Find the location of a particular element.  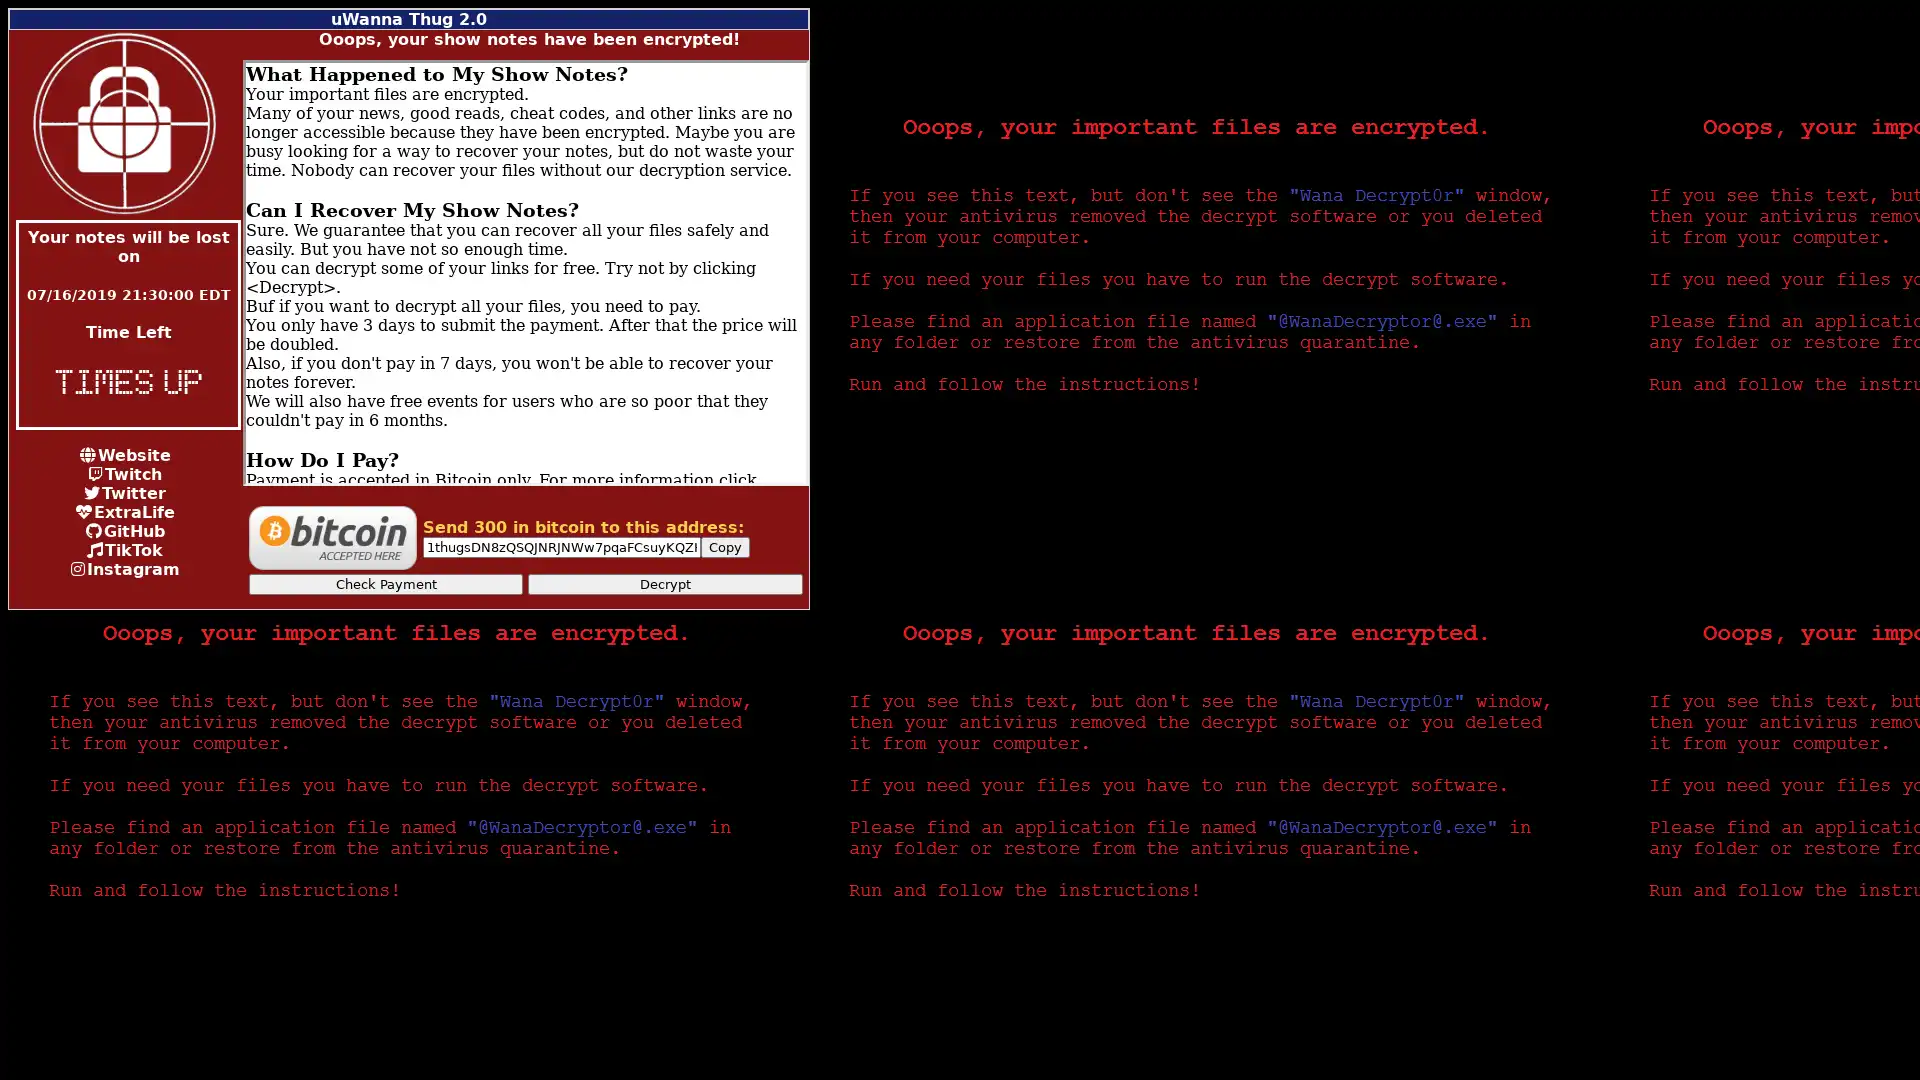

Check Payment is located at coordinates (385, 584).